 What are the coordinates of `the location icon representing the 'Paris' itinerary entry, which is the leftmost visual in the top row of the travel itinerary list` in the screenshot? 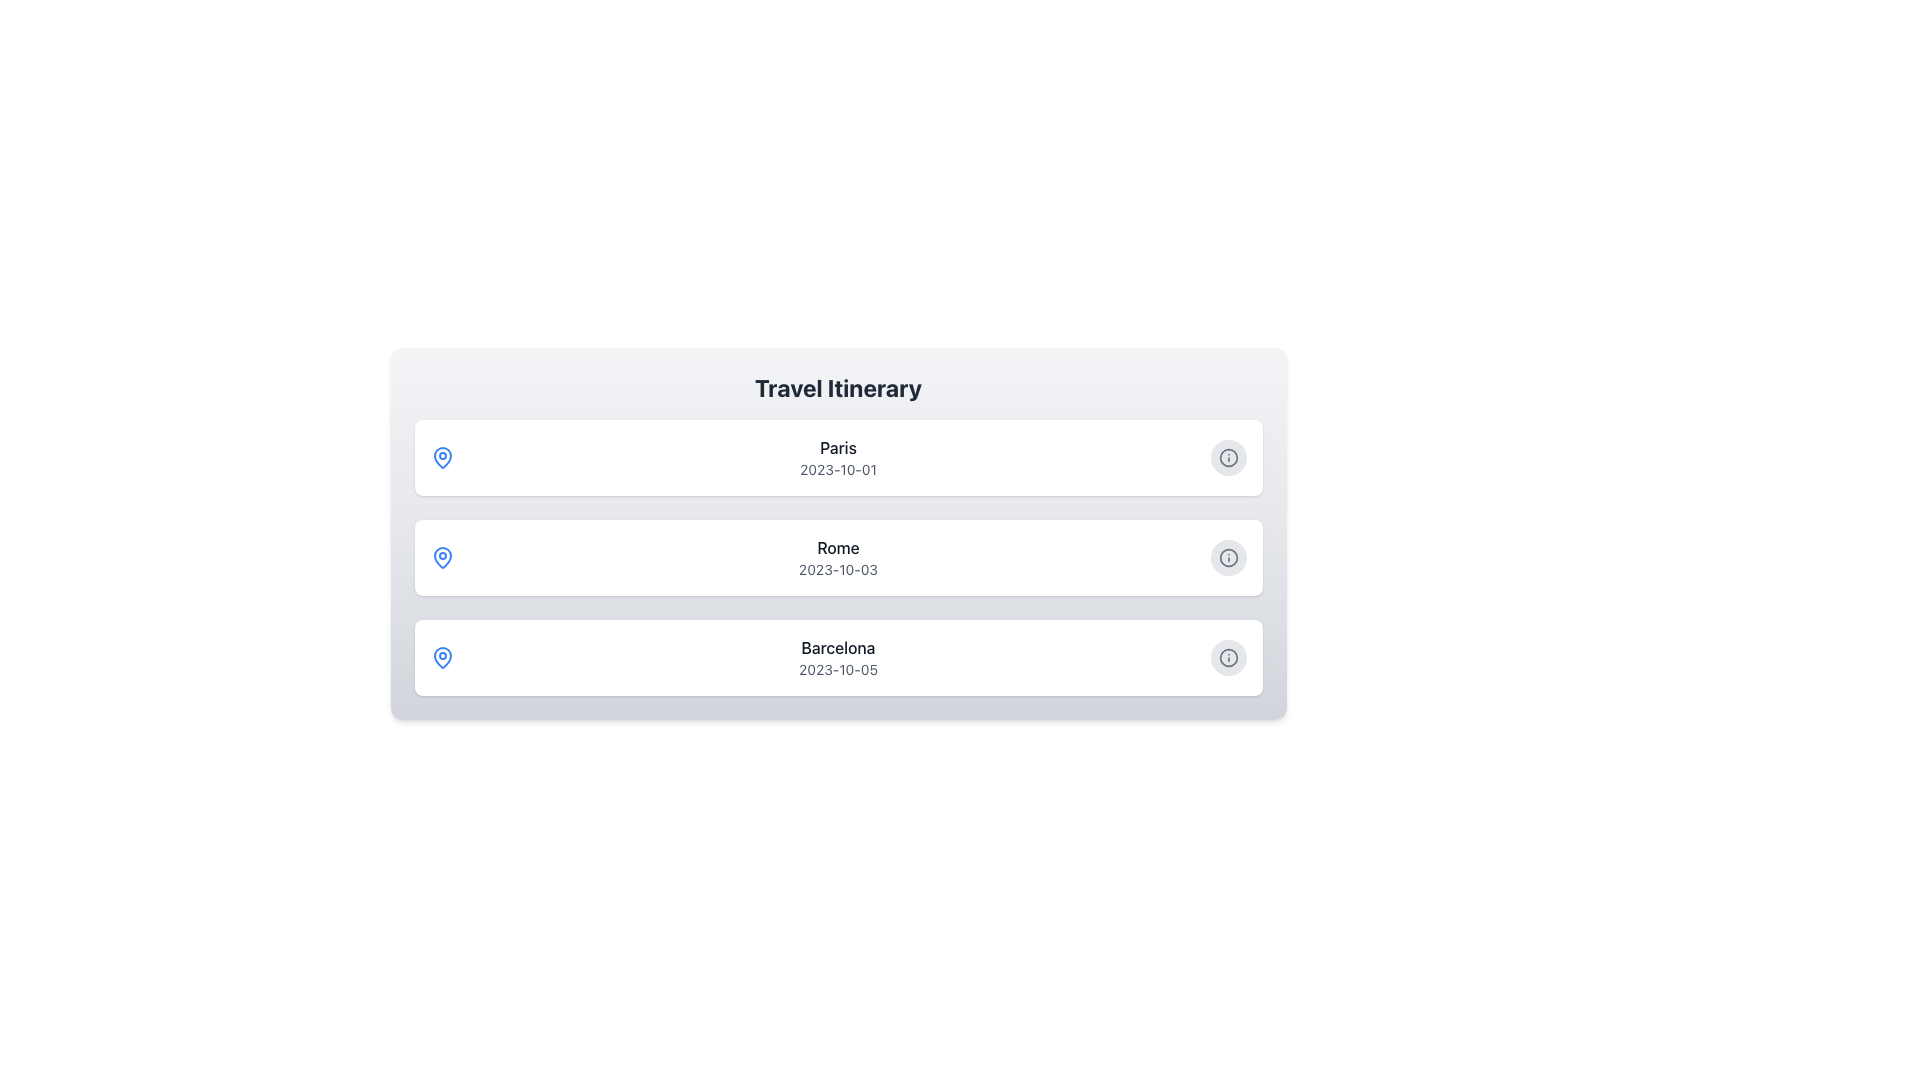 It's located at (441, 458).